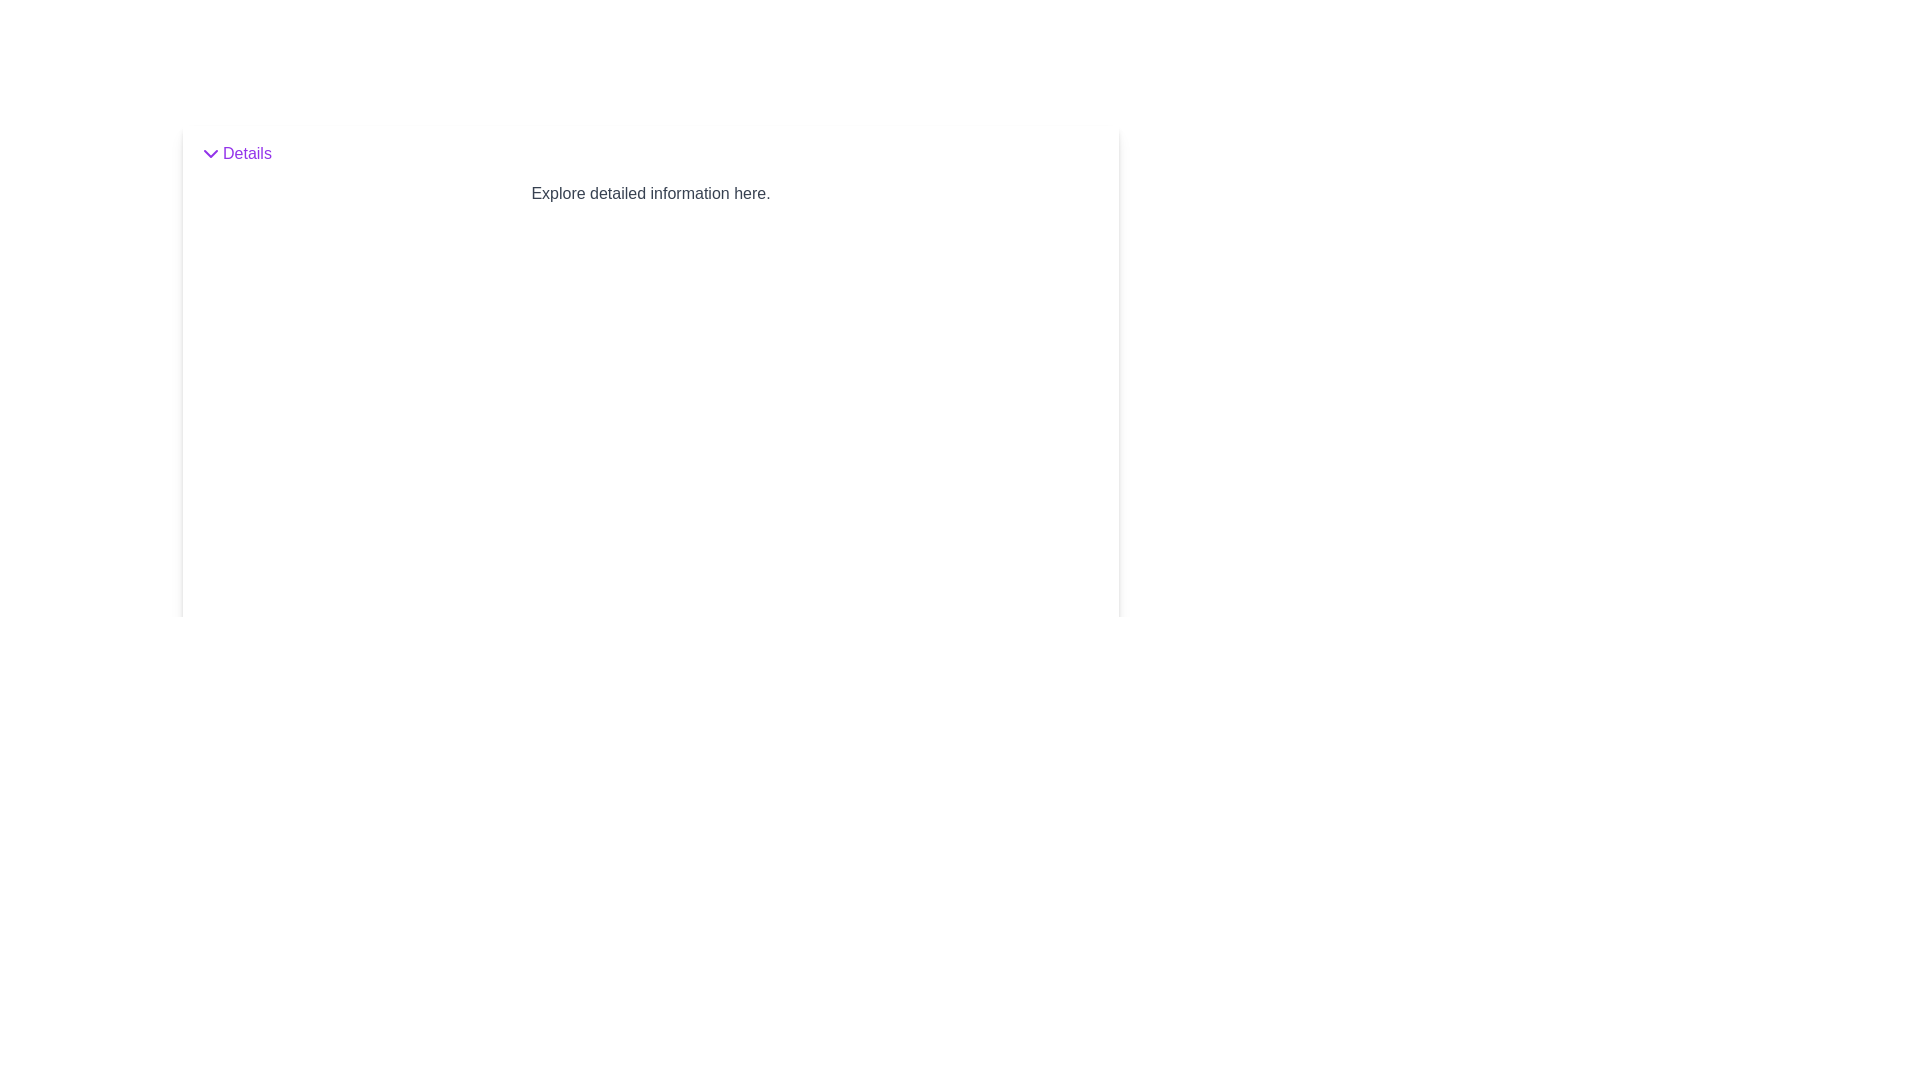  I want to click on the button with a purple arrow icon pointing downward and the text 'Details', so click(235, 153).